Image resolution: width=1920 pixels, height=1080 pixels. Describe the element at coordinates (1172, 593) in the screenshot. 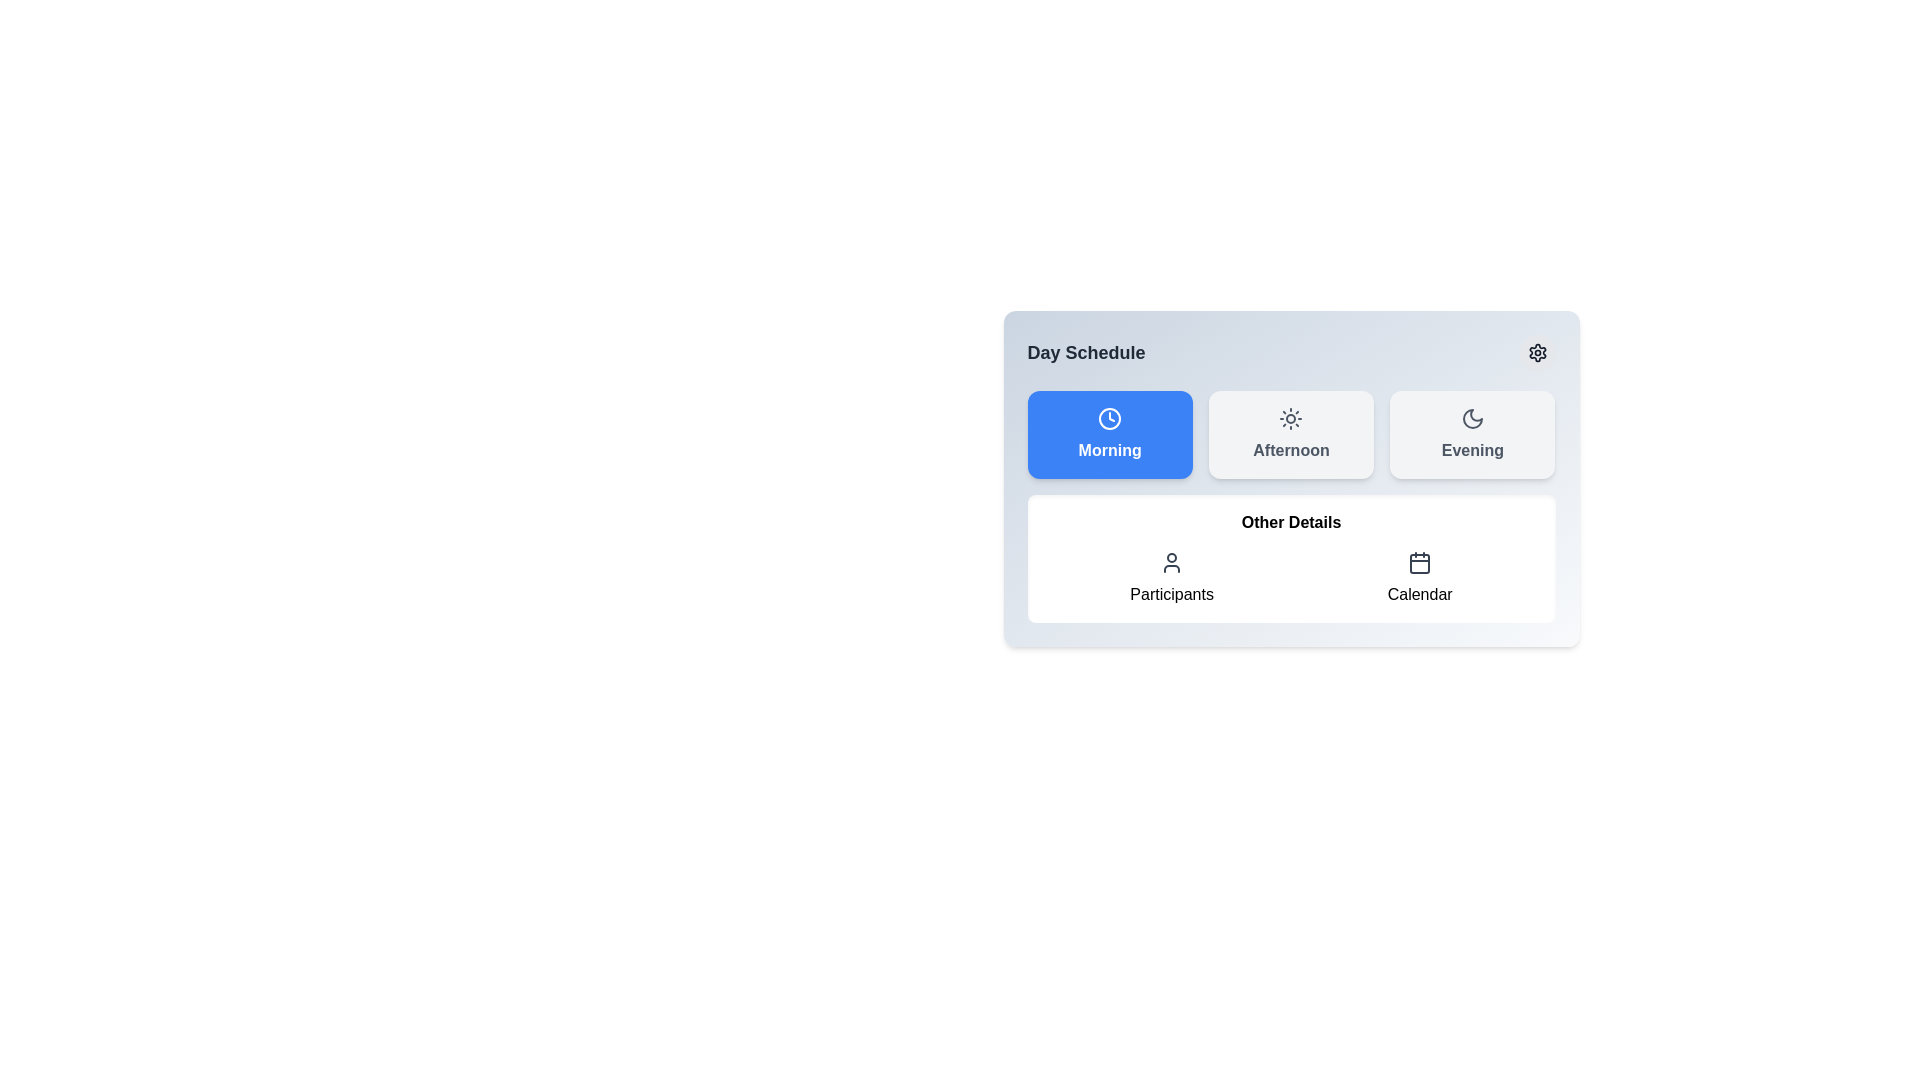

I see `the 'Participants' text label located below the user silhouette icon in the 'Other Details' section` at that location.